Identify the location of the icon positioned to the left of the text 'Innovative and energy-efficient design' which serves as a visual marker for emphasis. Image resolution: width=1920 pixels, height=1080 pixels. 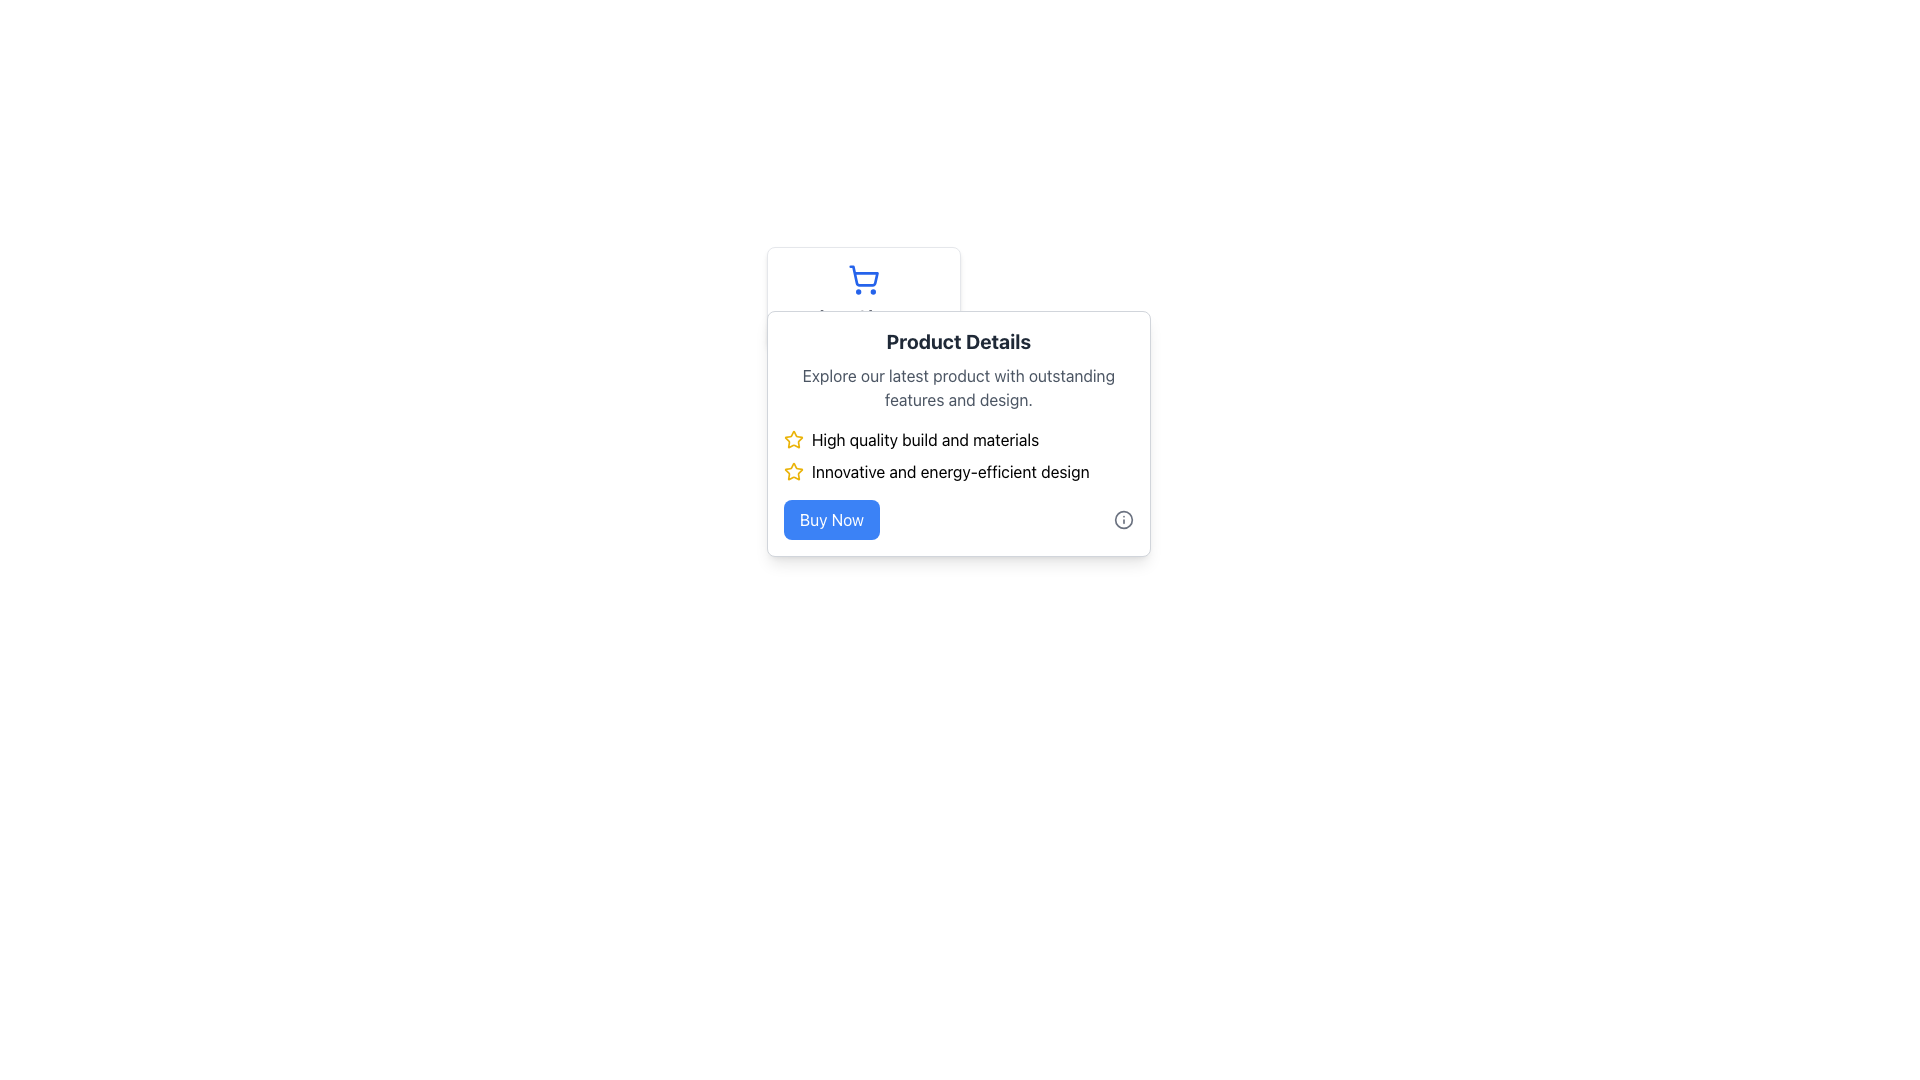
(792, 471).